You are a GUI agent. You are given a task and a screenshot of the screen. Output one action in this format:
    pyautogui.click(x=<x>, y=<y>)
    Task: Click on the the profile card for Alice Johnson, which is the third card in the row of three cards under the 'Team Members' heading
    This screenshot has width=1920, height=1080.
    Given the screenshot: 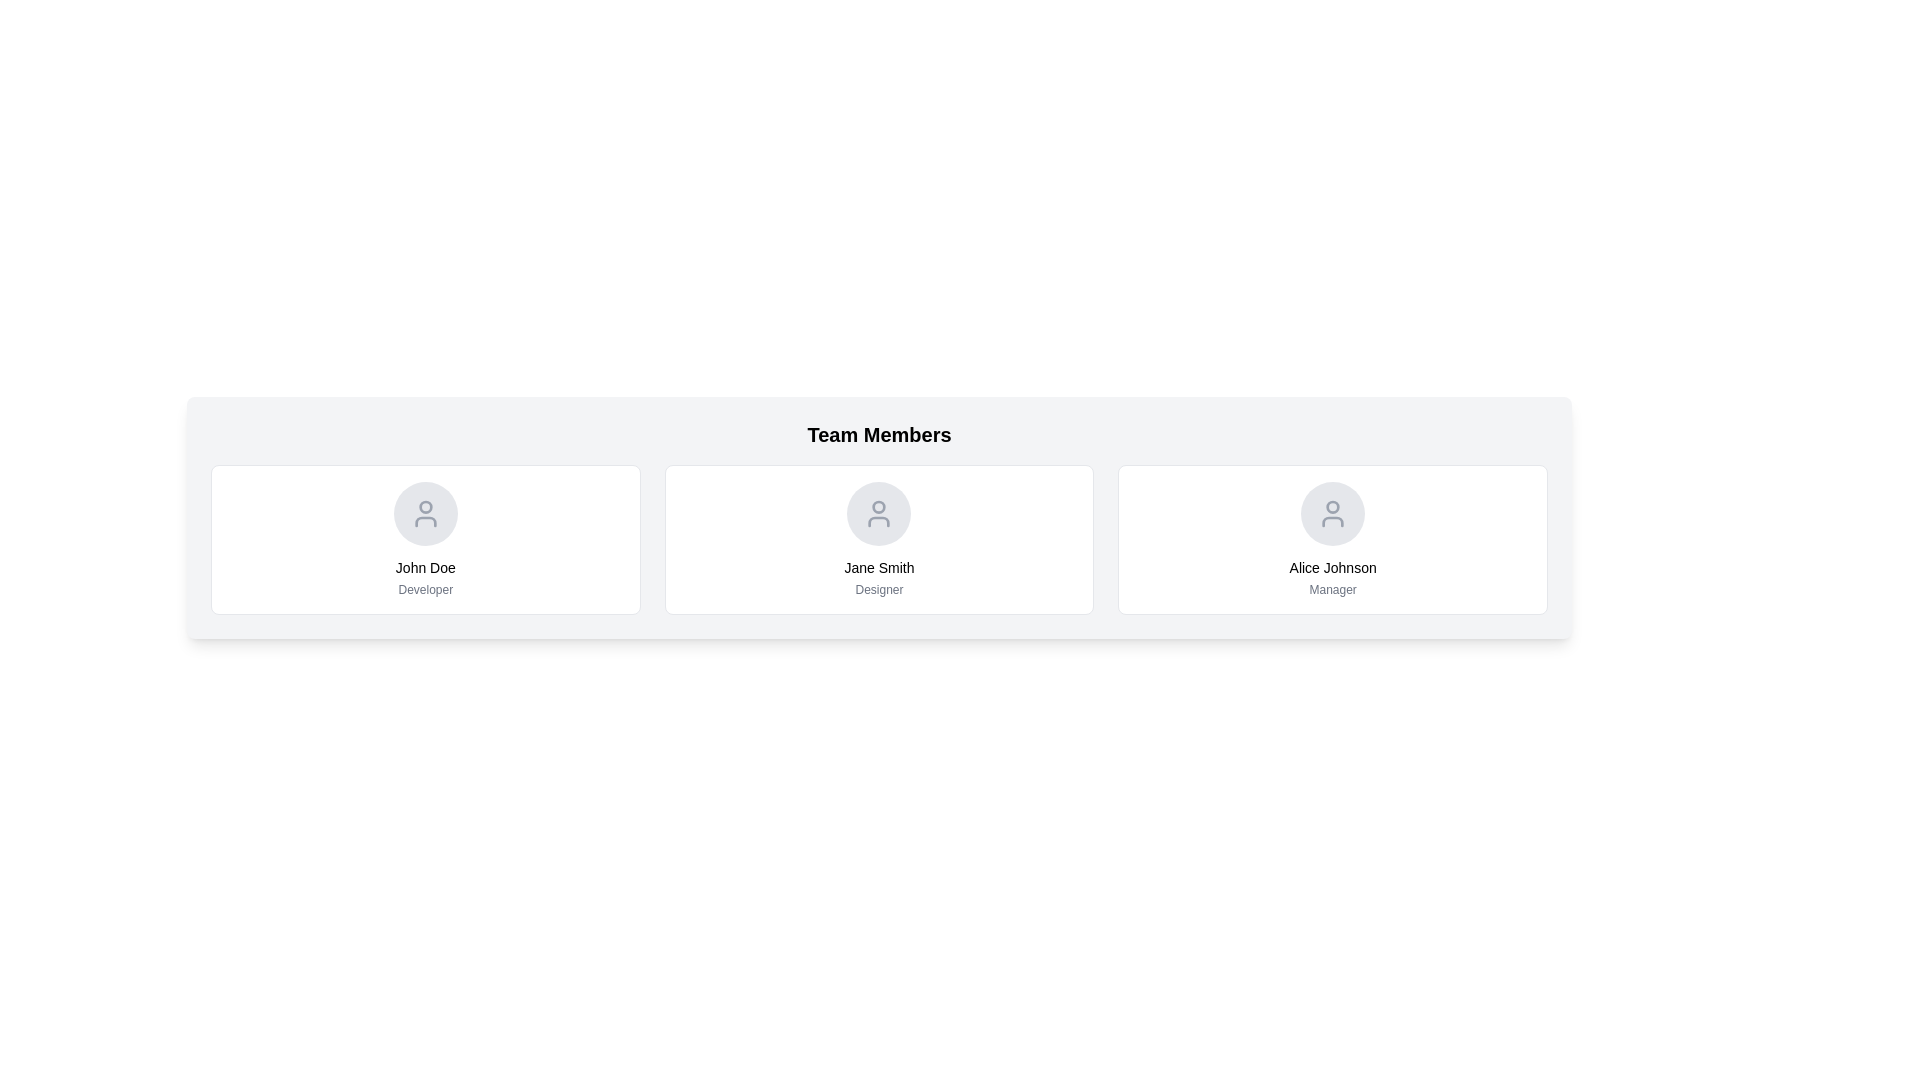 What is the action you would take?
    pyautogui.click(x=1333, y=540)
    